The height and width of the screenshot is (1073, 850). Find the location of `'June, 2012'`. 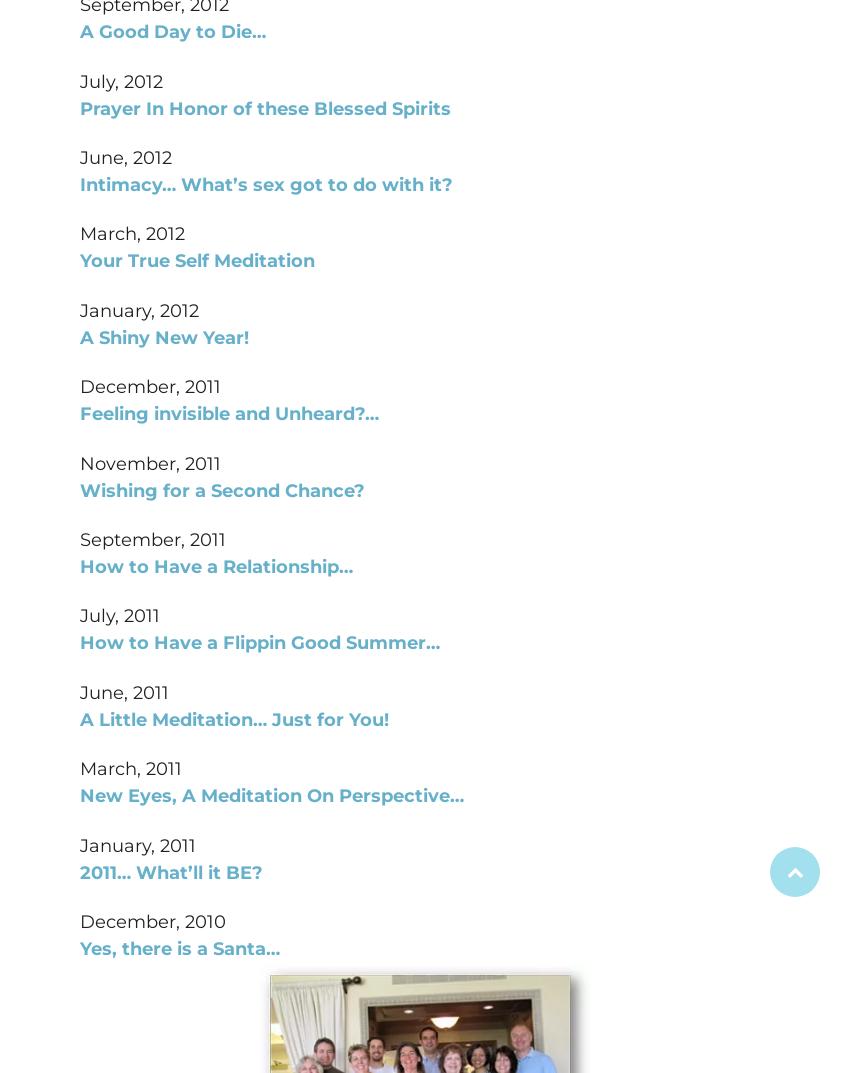

'June, 2012' is located at coordinates (124, 157).